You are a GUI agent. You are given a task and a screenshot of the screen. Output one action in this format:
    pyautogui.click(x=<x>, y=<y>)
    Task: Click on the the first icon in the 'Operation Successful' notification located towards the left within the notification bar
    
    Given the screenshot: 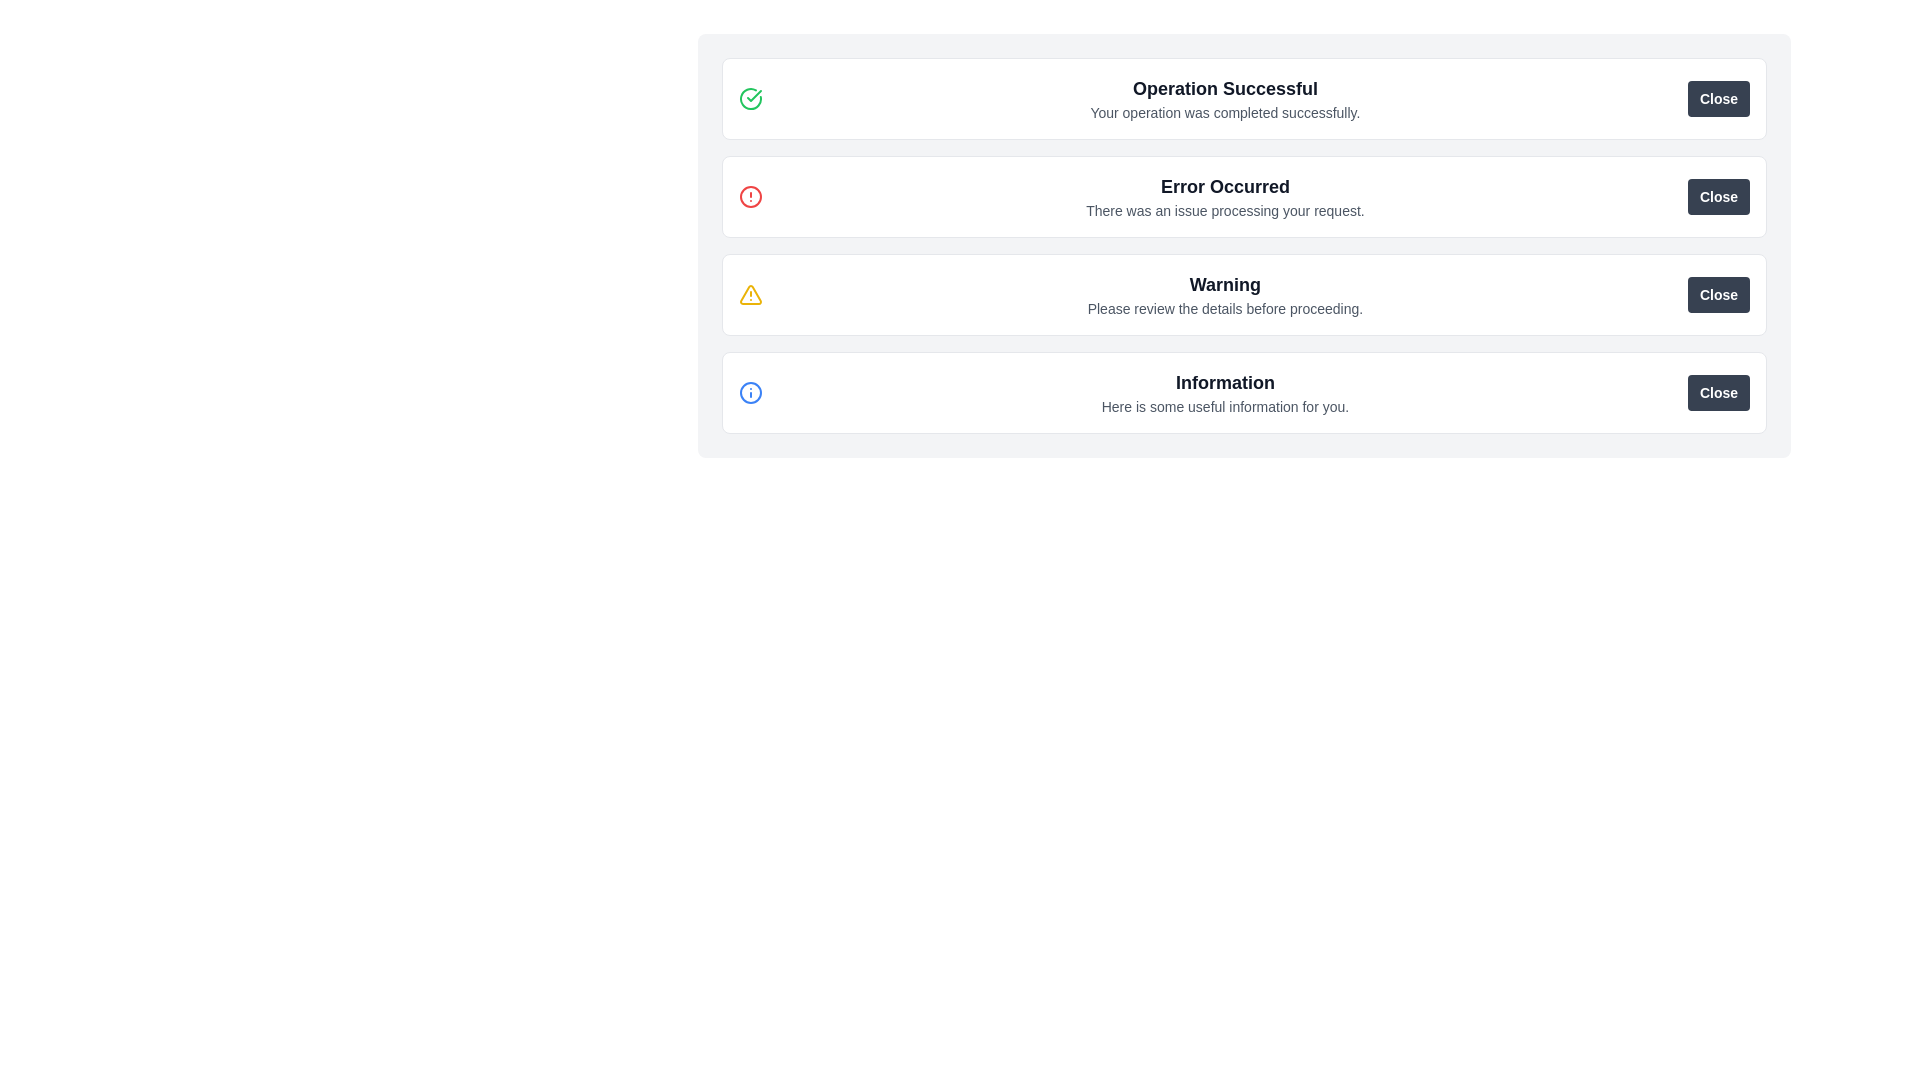 What is the action you would take?
    pyautogui.click(x=749, y=99)
    